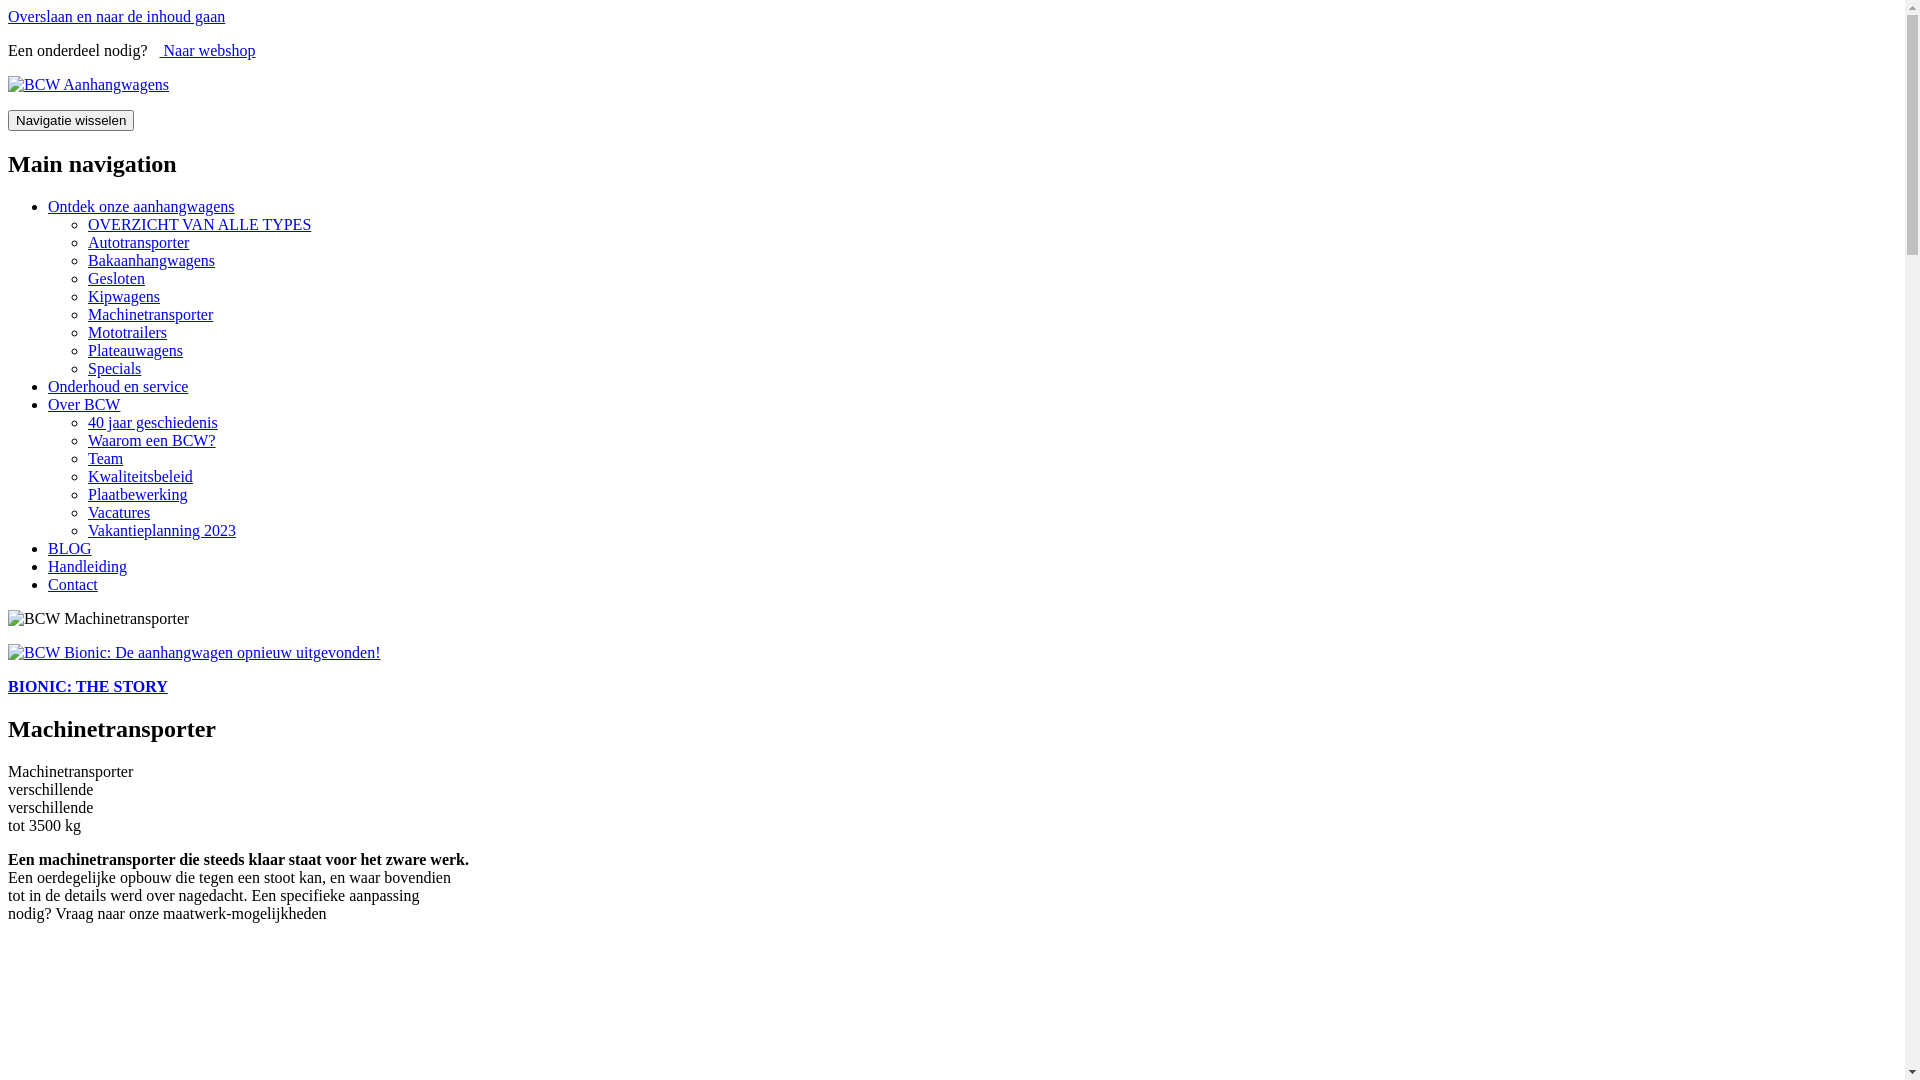 This screenshot has height=1080, width=1920. I want to click on ' Naar webshop', so click(207, 49).